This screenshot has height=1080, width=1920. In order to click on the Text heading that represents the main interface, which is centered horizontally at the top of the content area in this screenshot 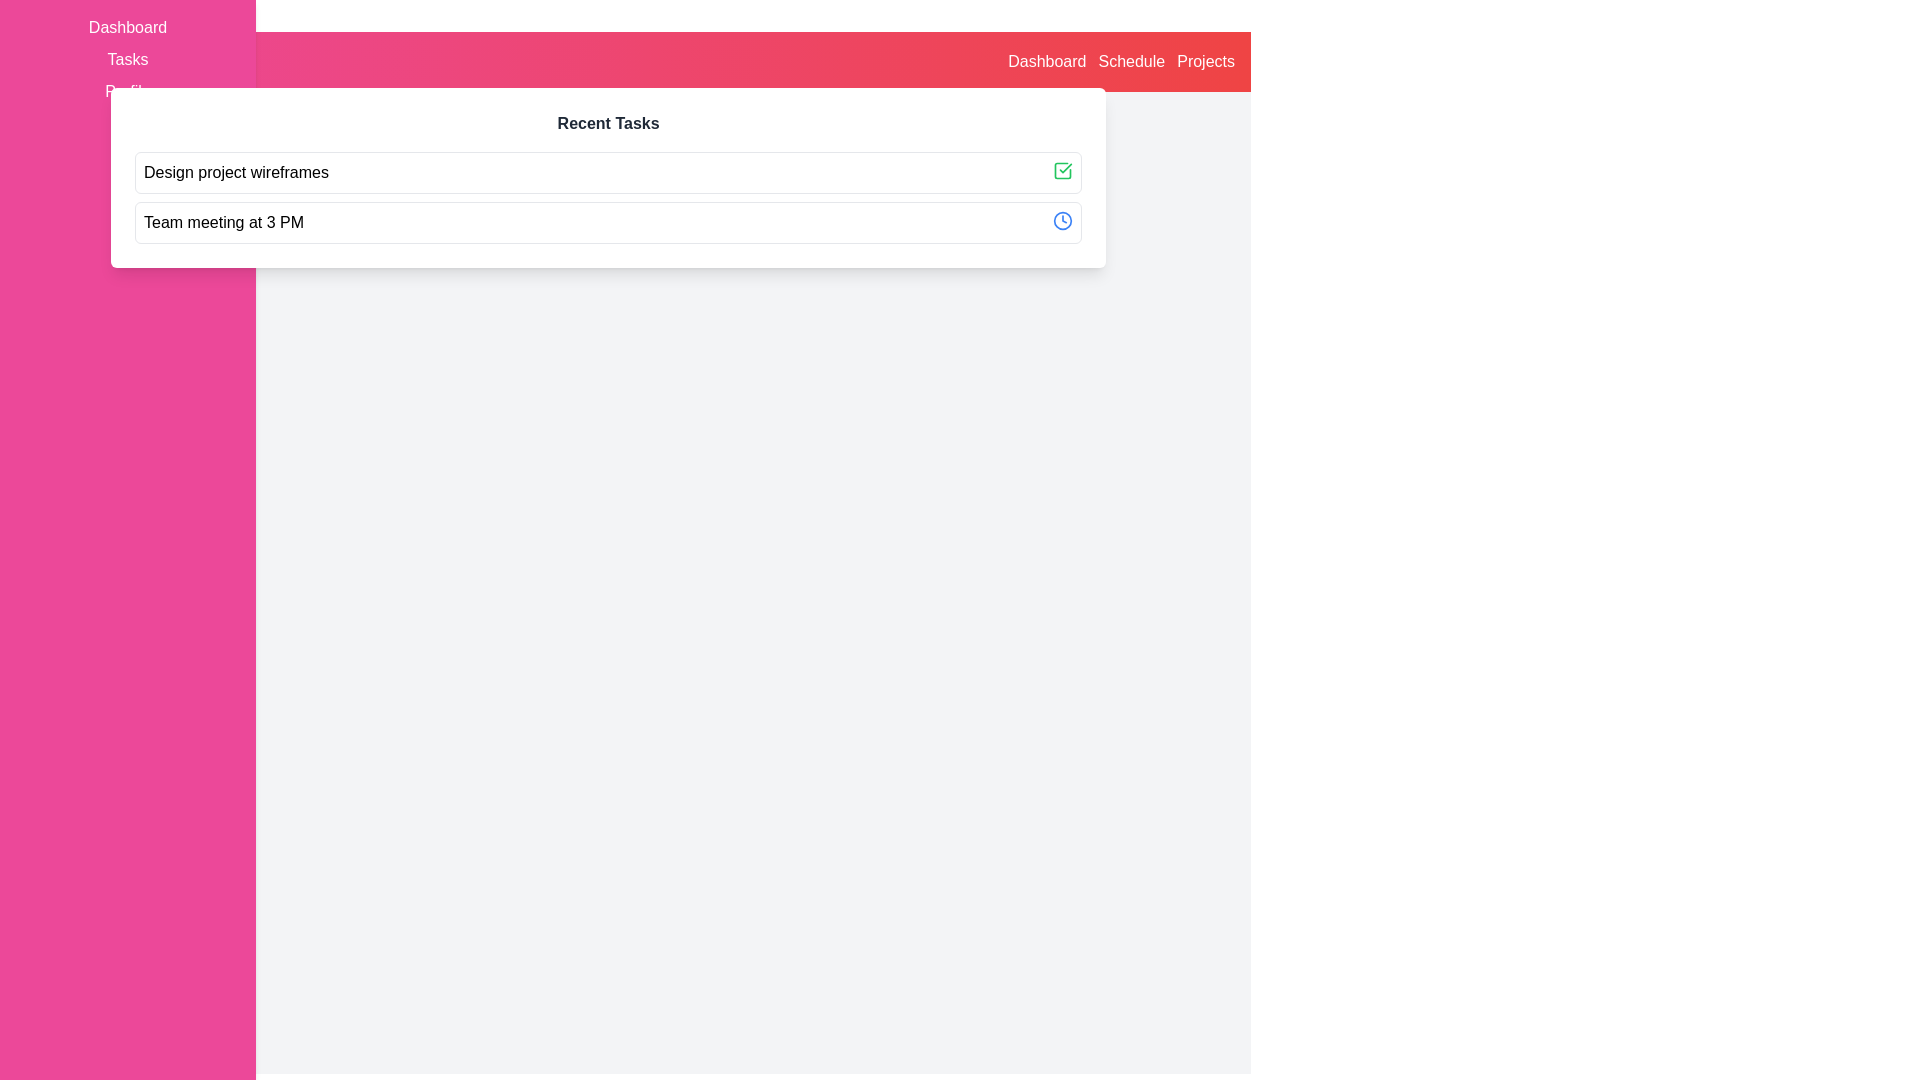, I will do `click(652, 131)`.